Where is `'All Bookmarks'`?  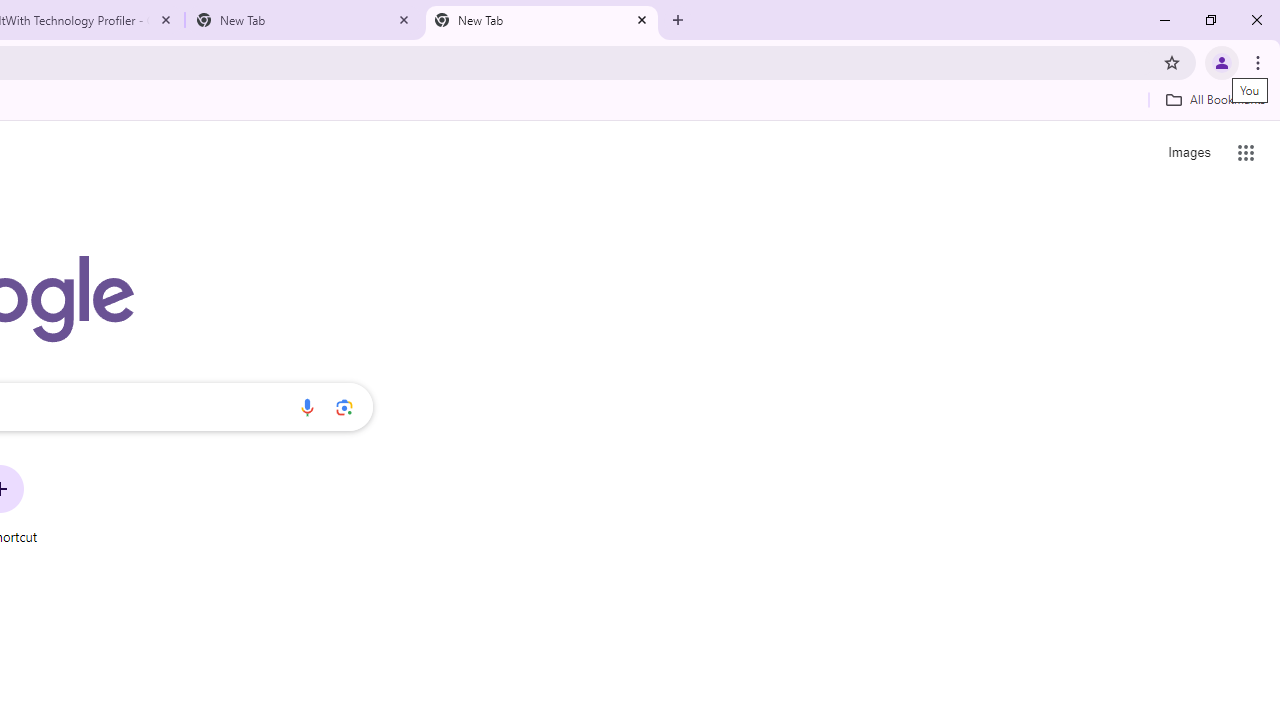 'All Bookmarks' is located at coordinates (1214, 99).